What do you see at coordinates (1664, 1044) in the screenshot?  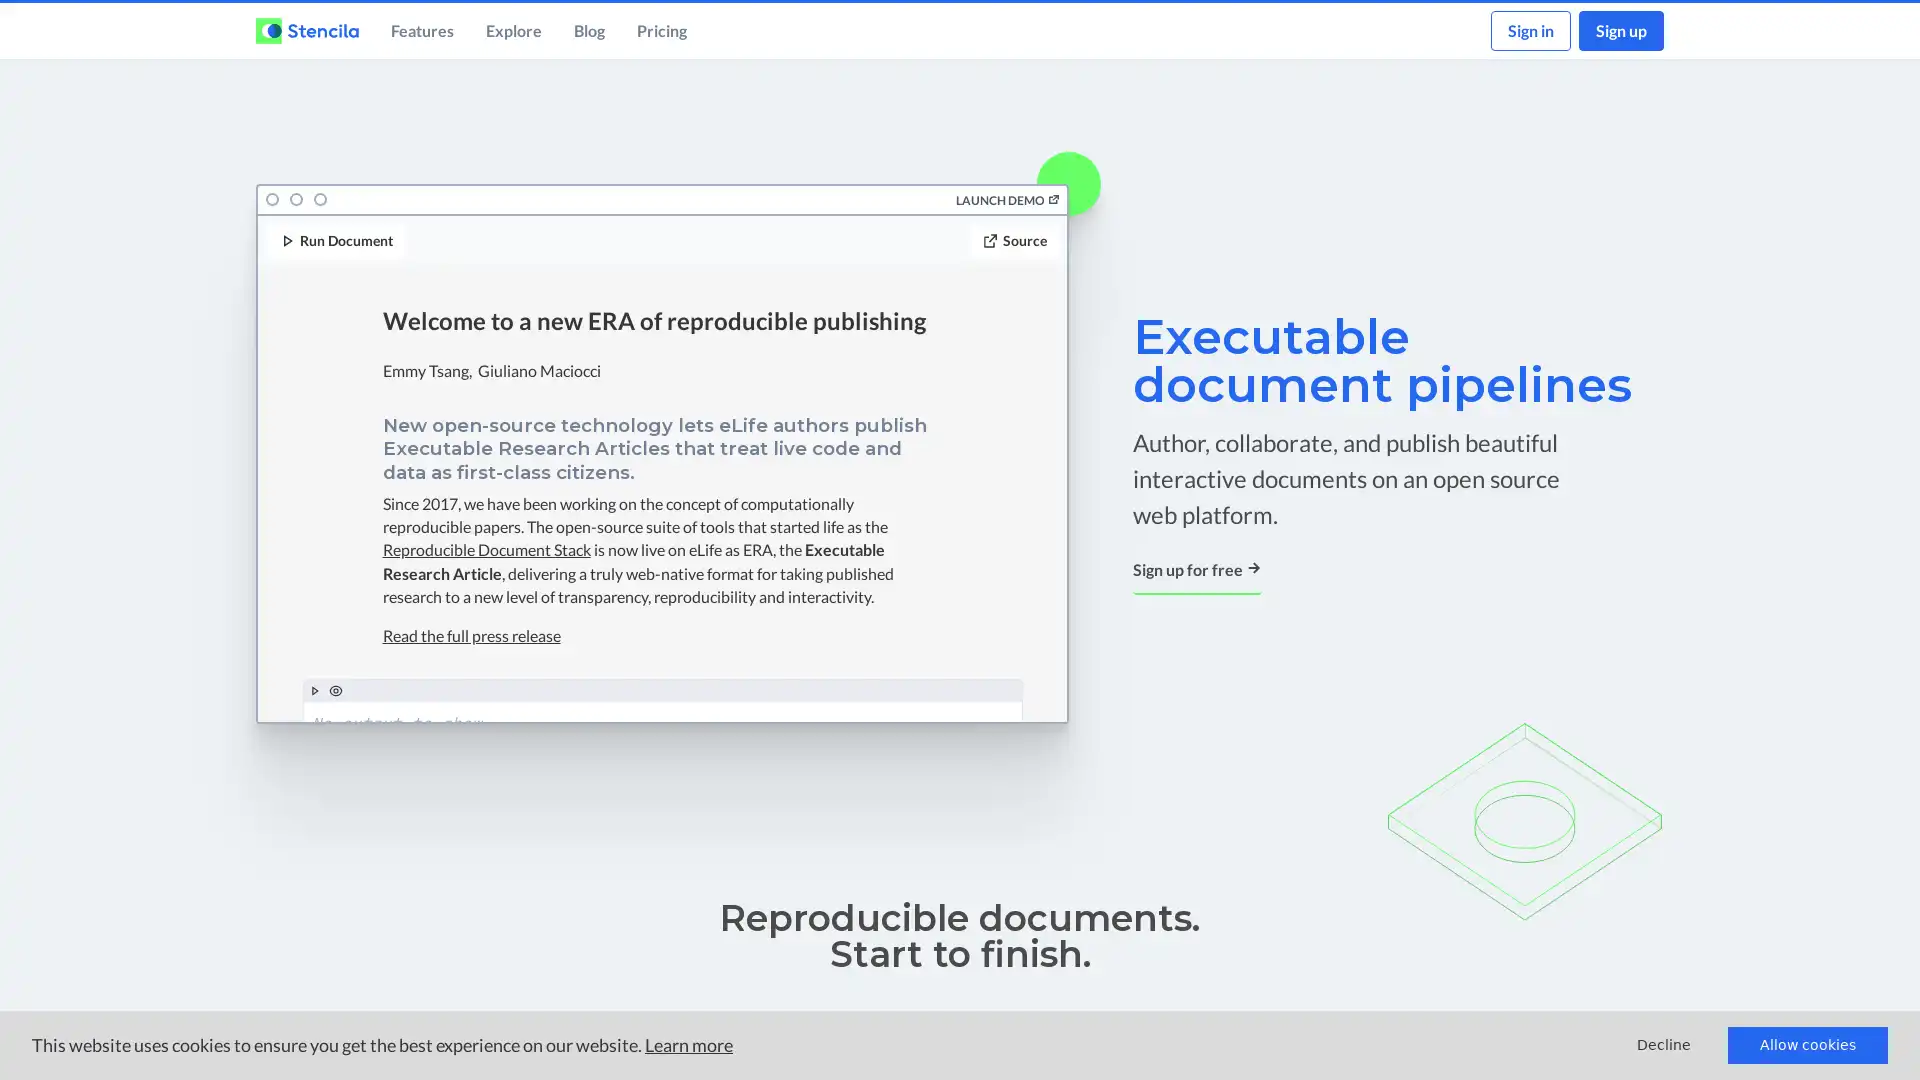 I see `Decline` at bounding box center [1664, 1044].